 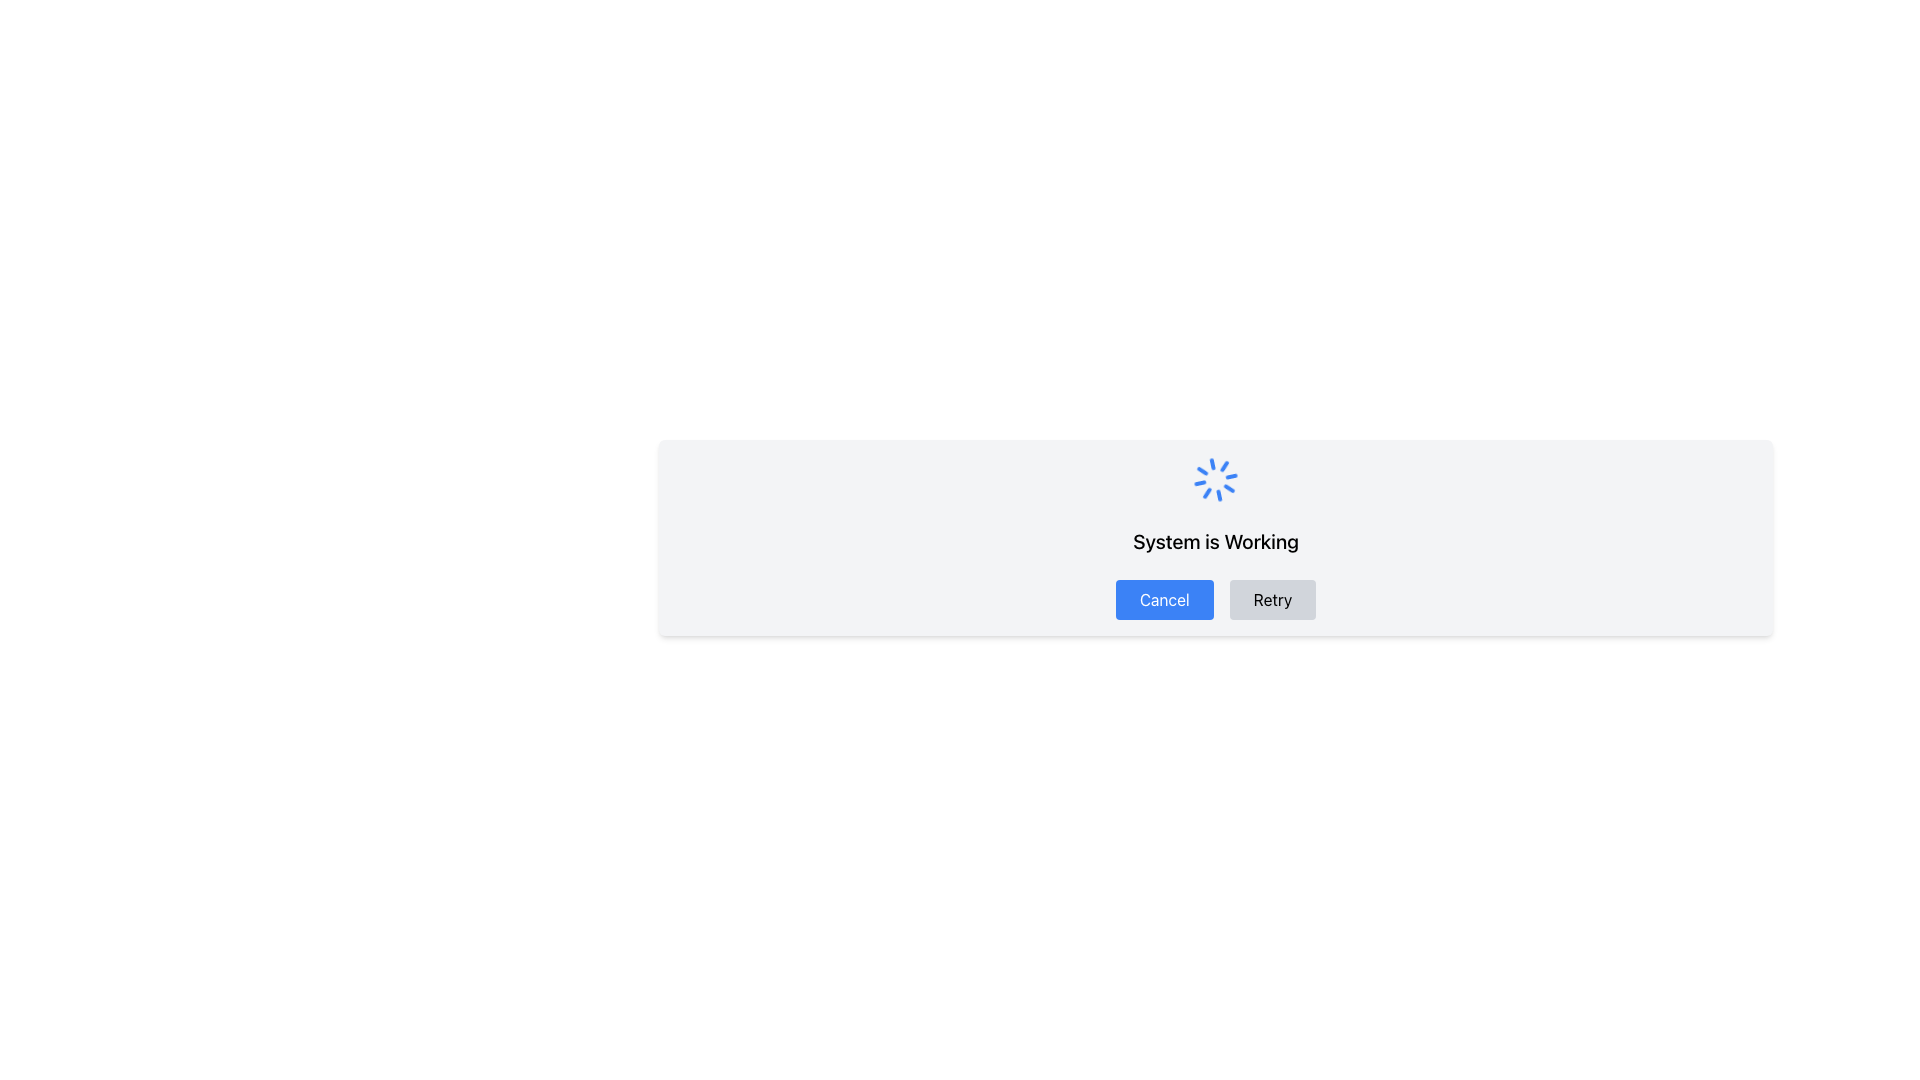 What do you see at coordinates (1164, 599) in the screenshot?
I see `the cancel button located towards the lower-center of the interface` at bounding box center [1164, 599].